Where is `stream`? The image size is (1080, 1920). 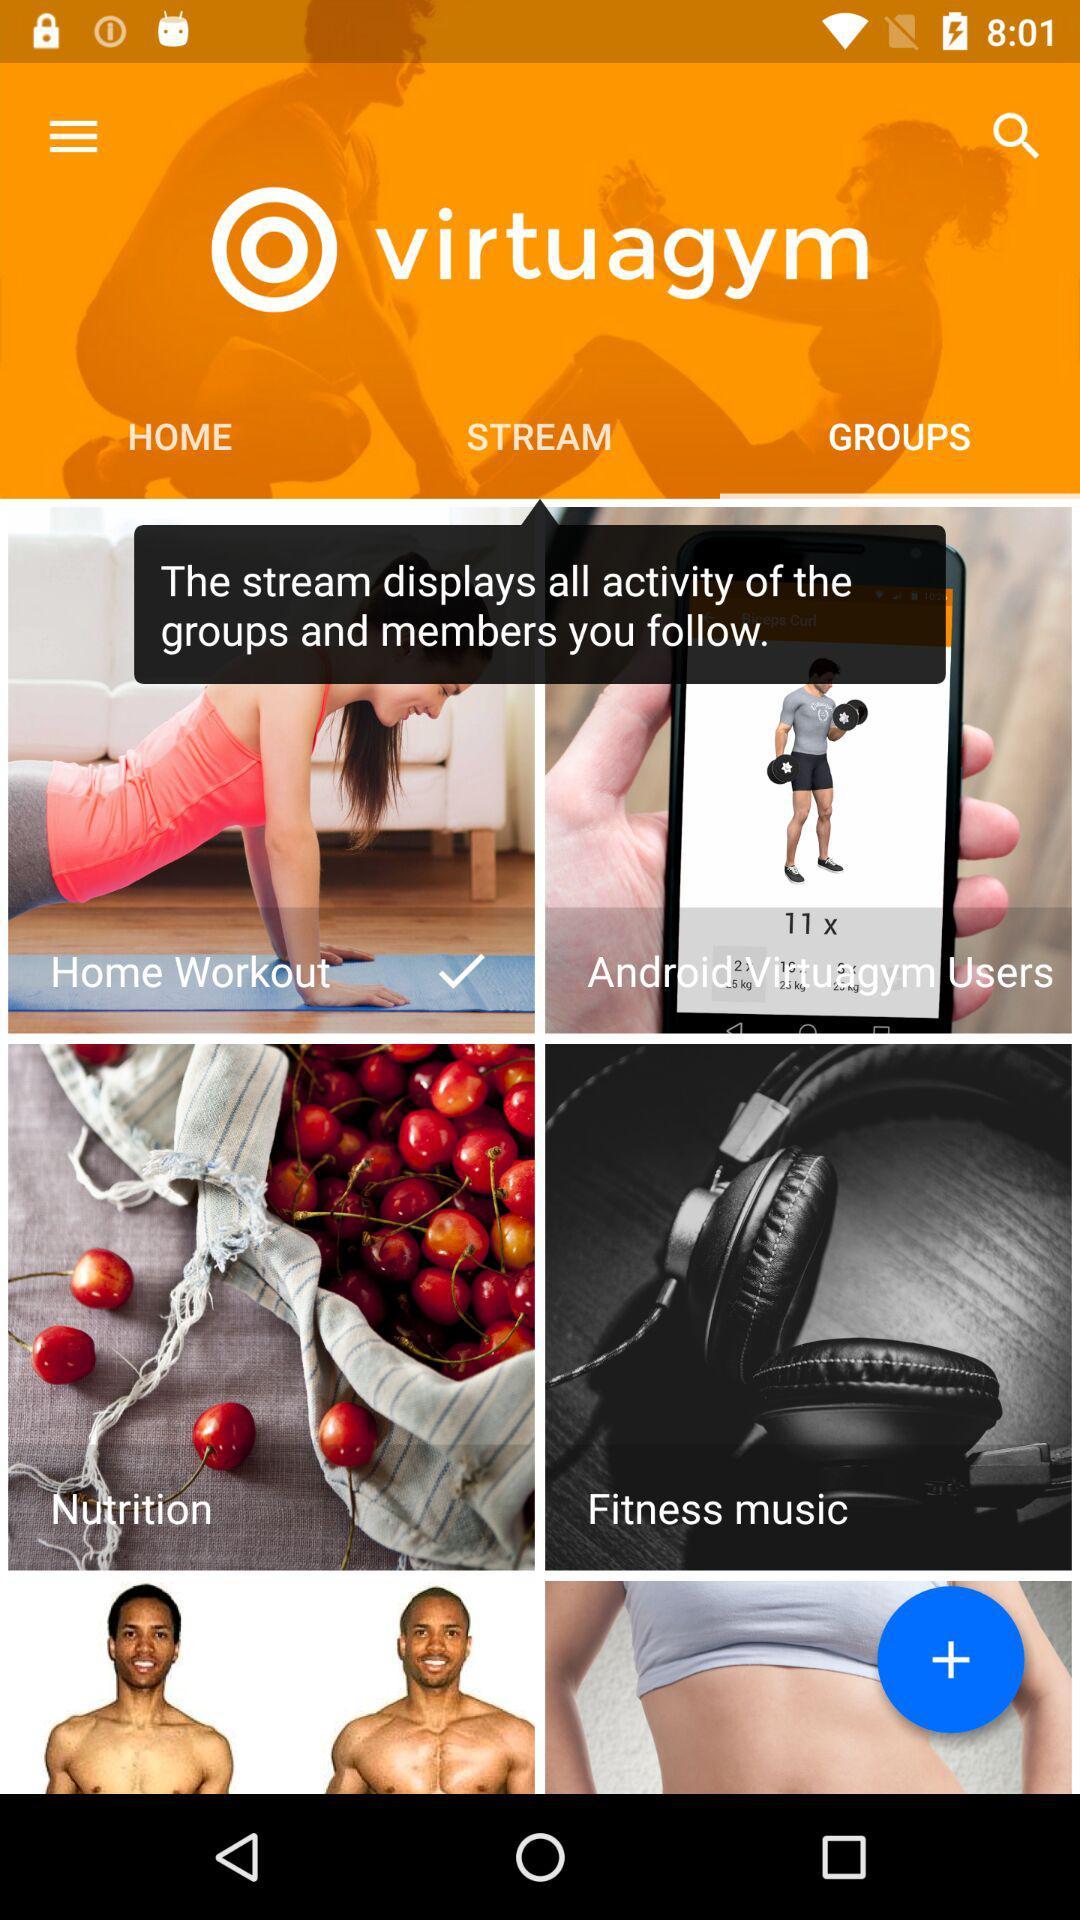 stream is located at coordinates (950, 1659).